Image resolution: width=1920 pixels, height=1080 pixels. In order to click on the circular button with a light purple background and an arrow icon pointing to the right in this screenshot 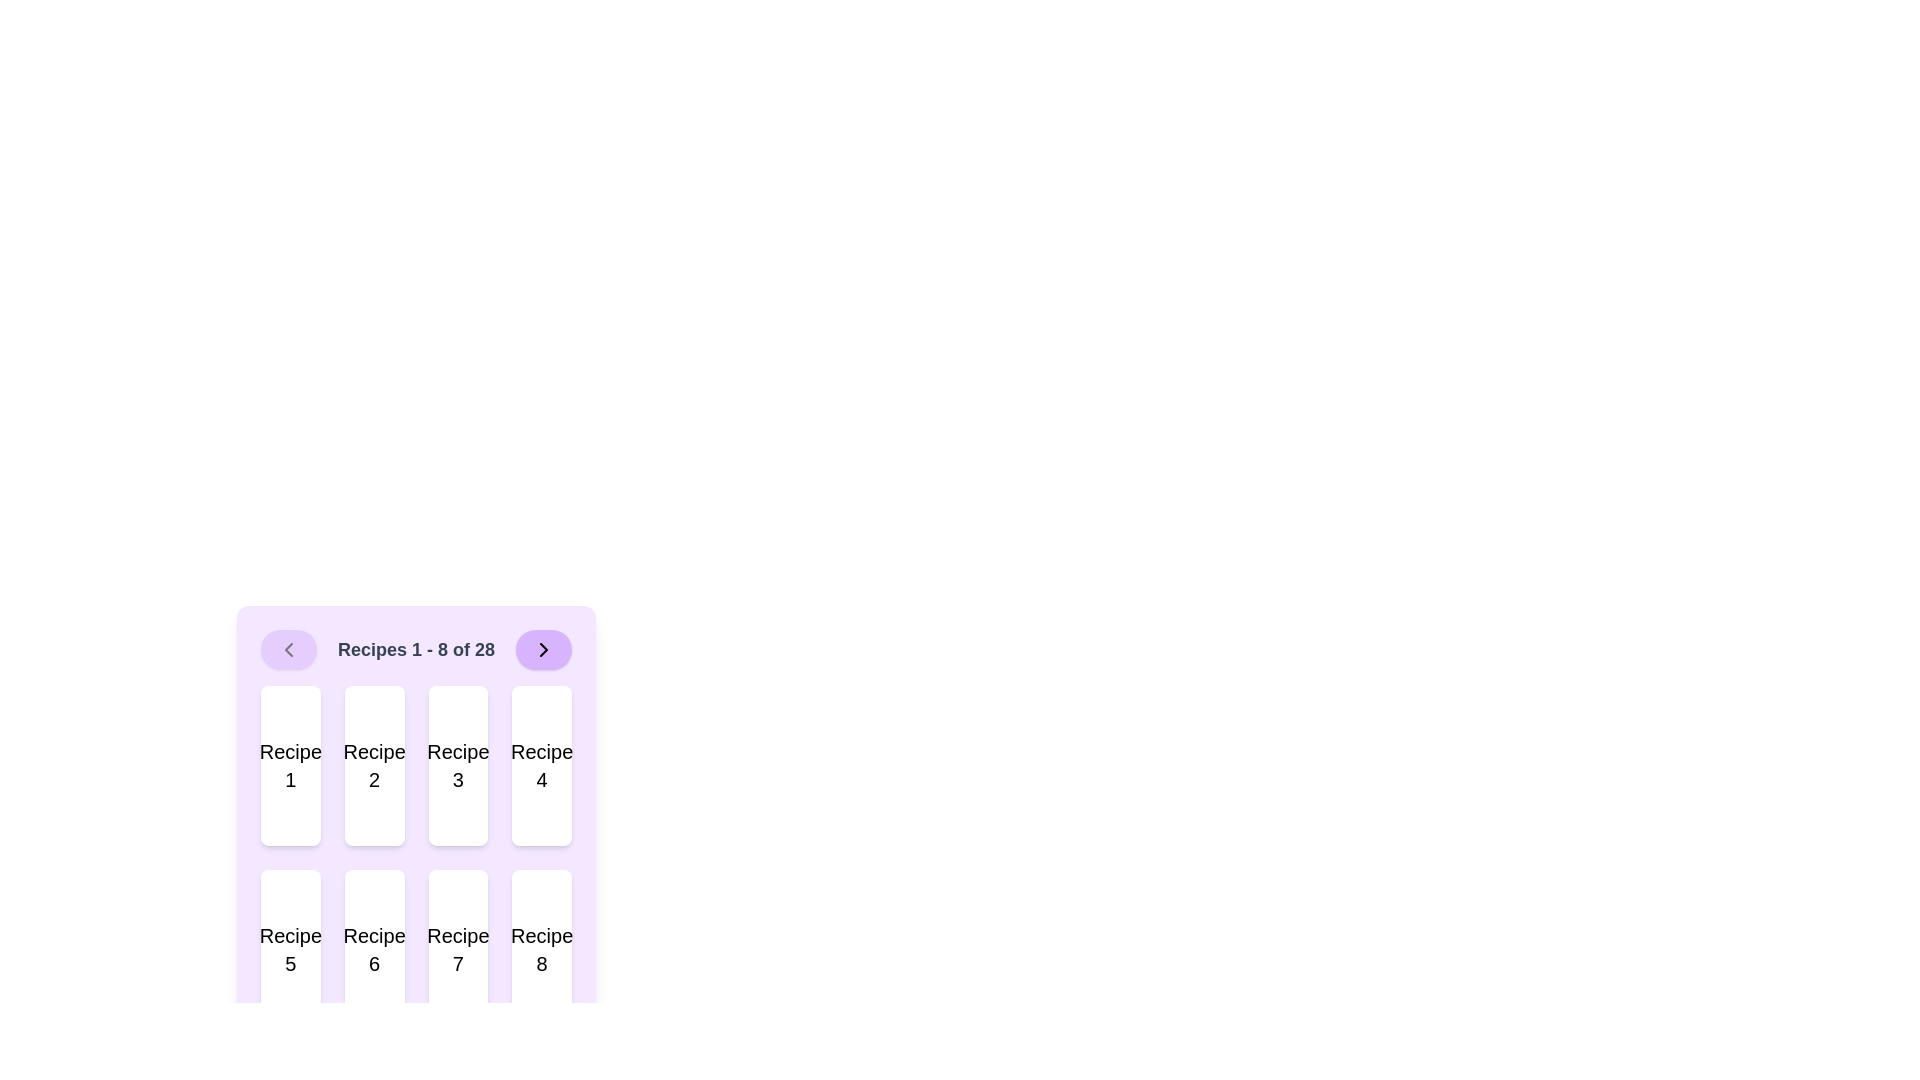, I will do `click(543, 650)`.